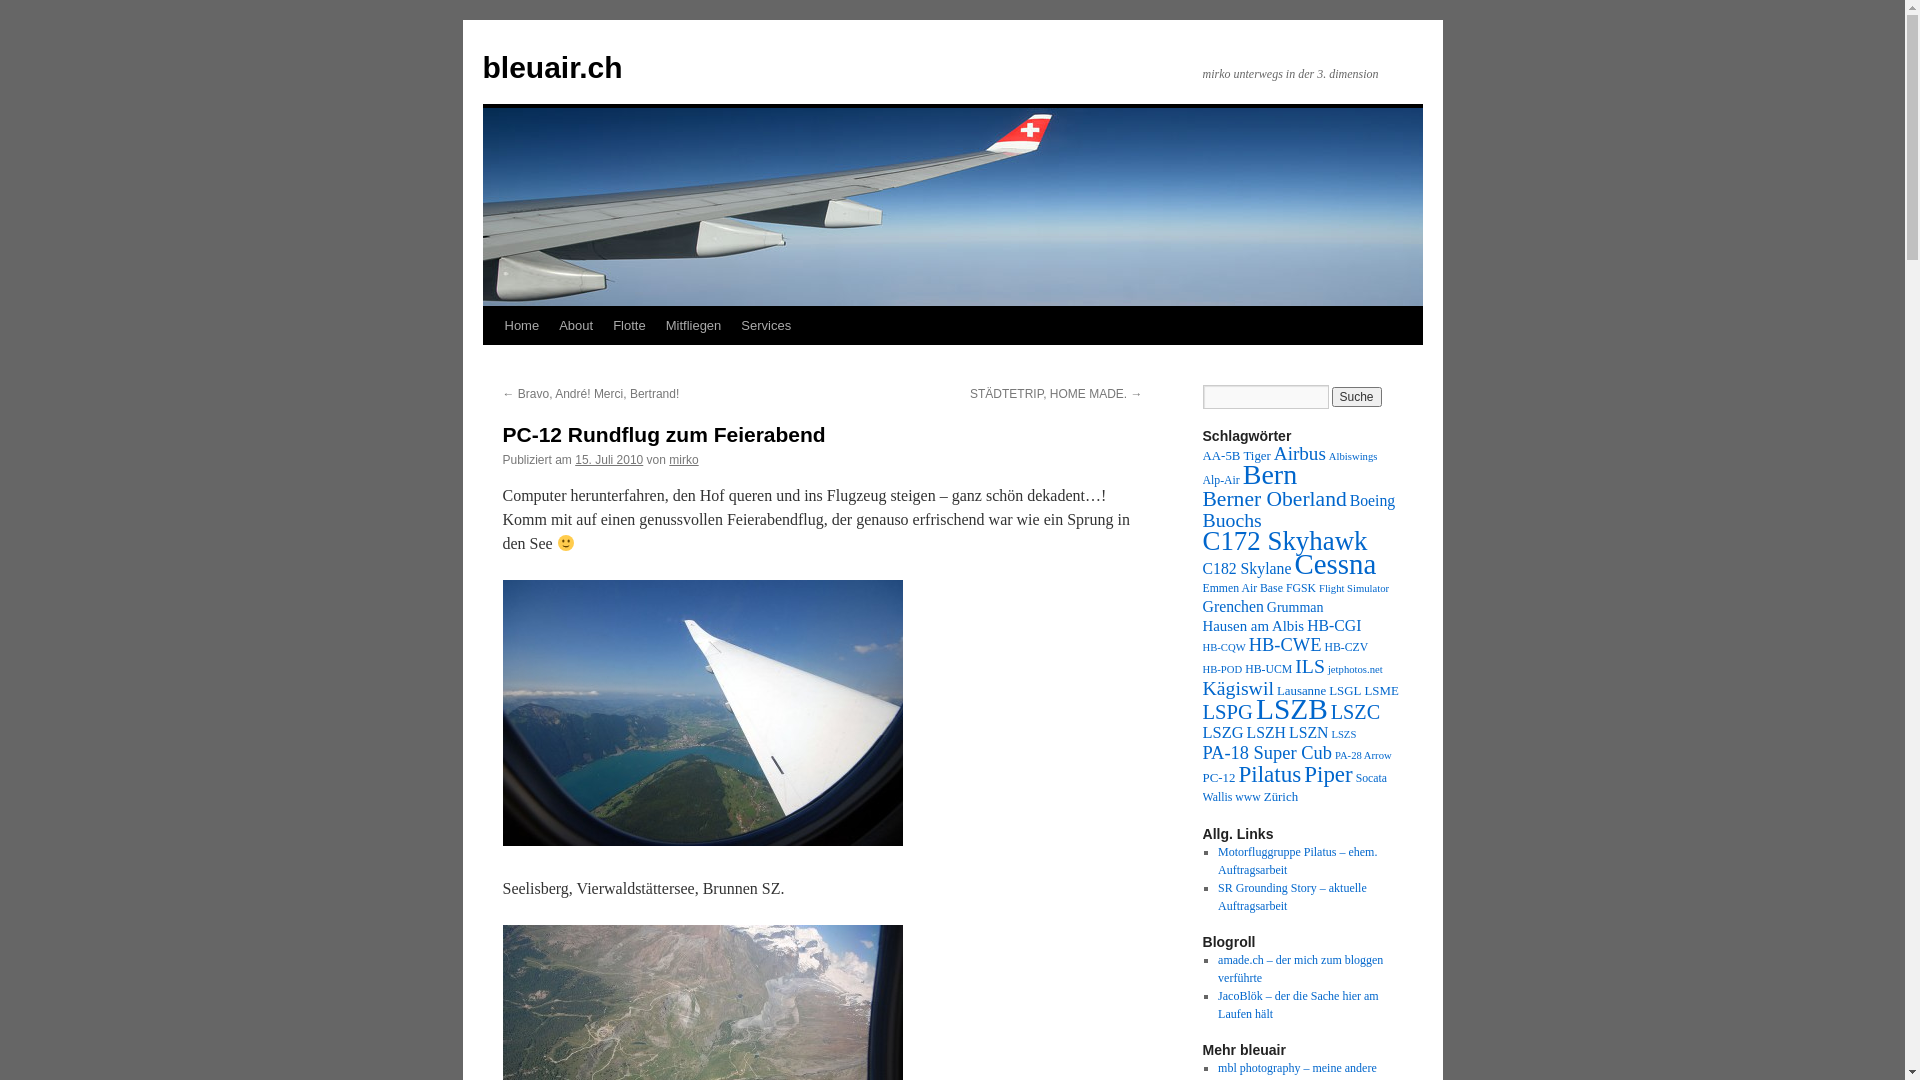 The width and height of the screenshot is (1920, 1080). What do you see at coordinates (1357, 397) in the screenshot?
I see `'Suche'` at bounding box center [1357, 397].